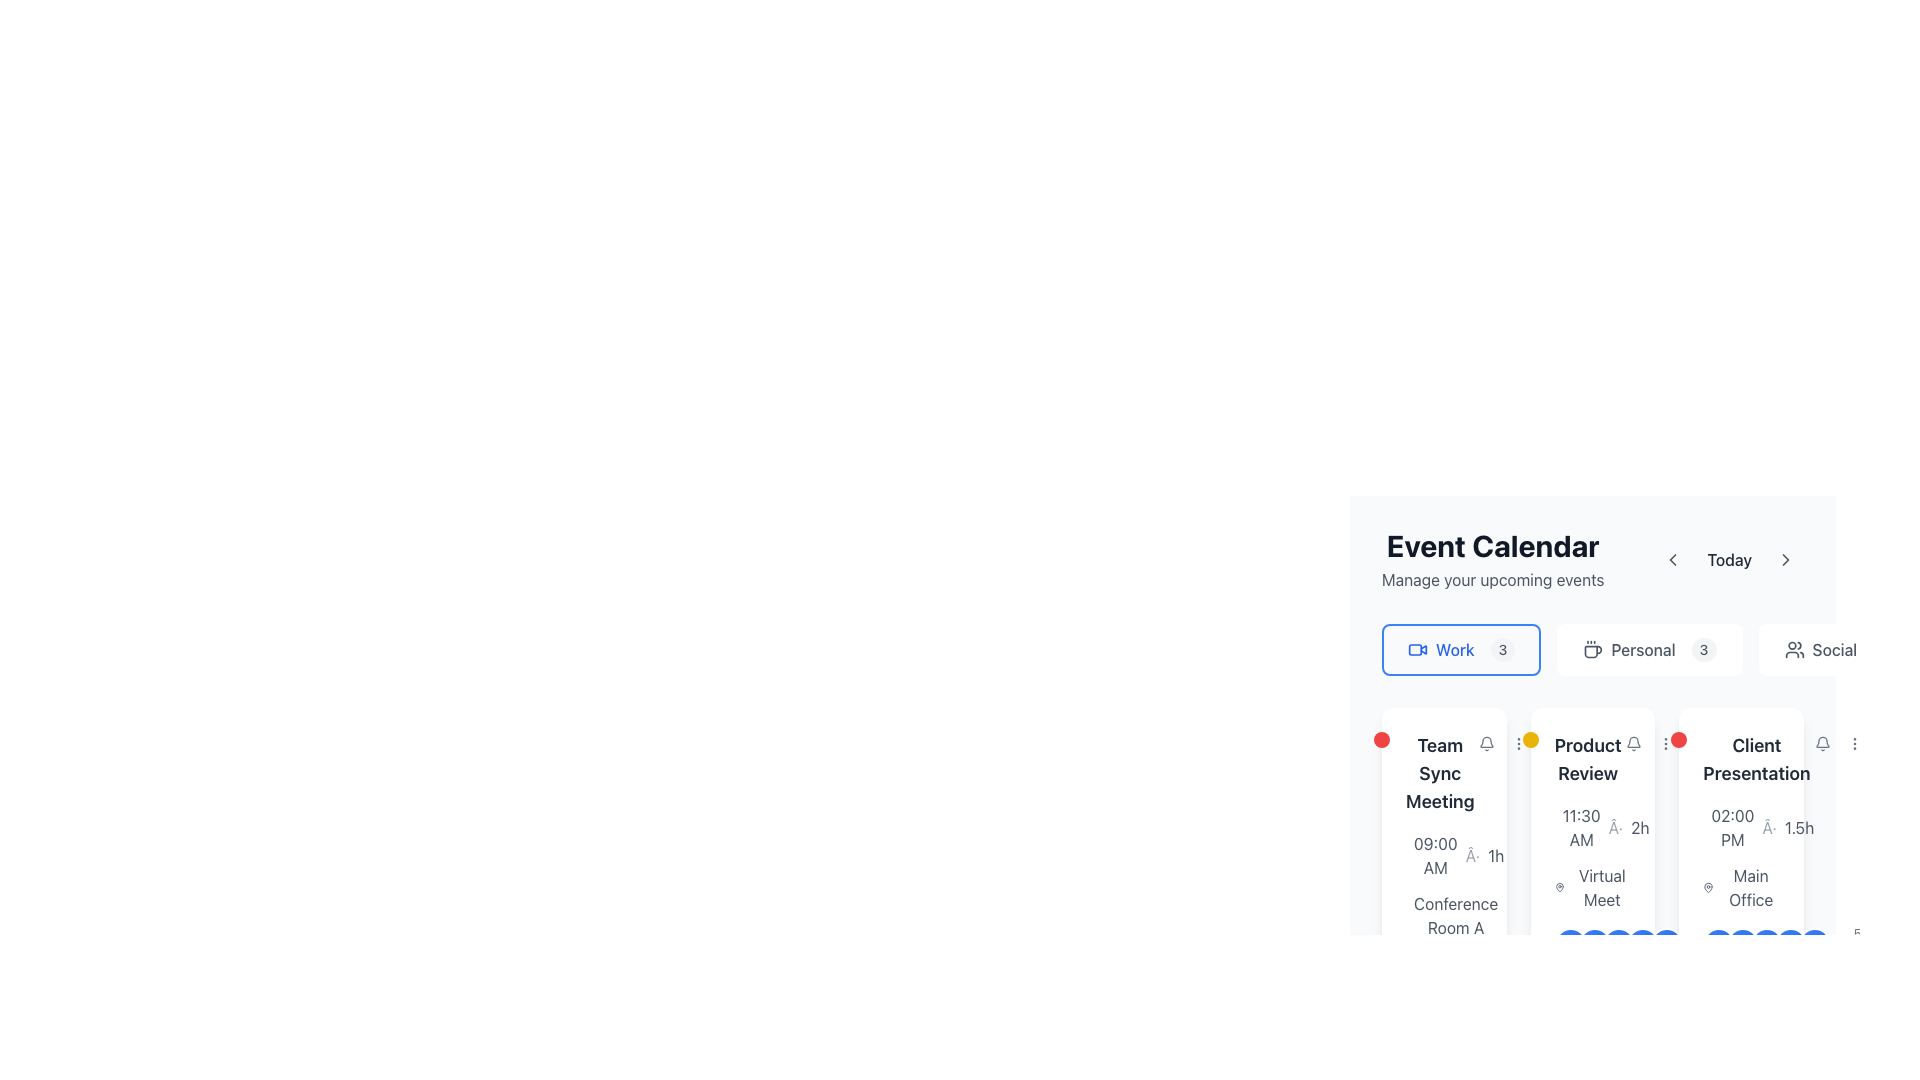 The width and height of the screenshot is (1920, 1080). I want to click on the 'Personal' text label located within the button that has a white background and gray border, so click(1643, 650).